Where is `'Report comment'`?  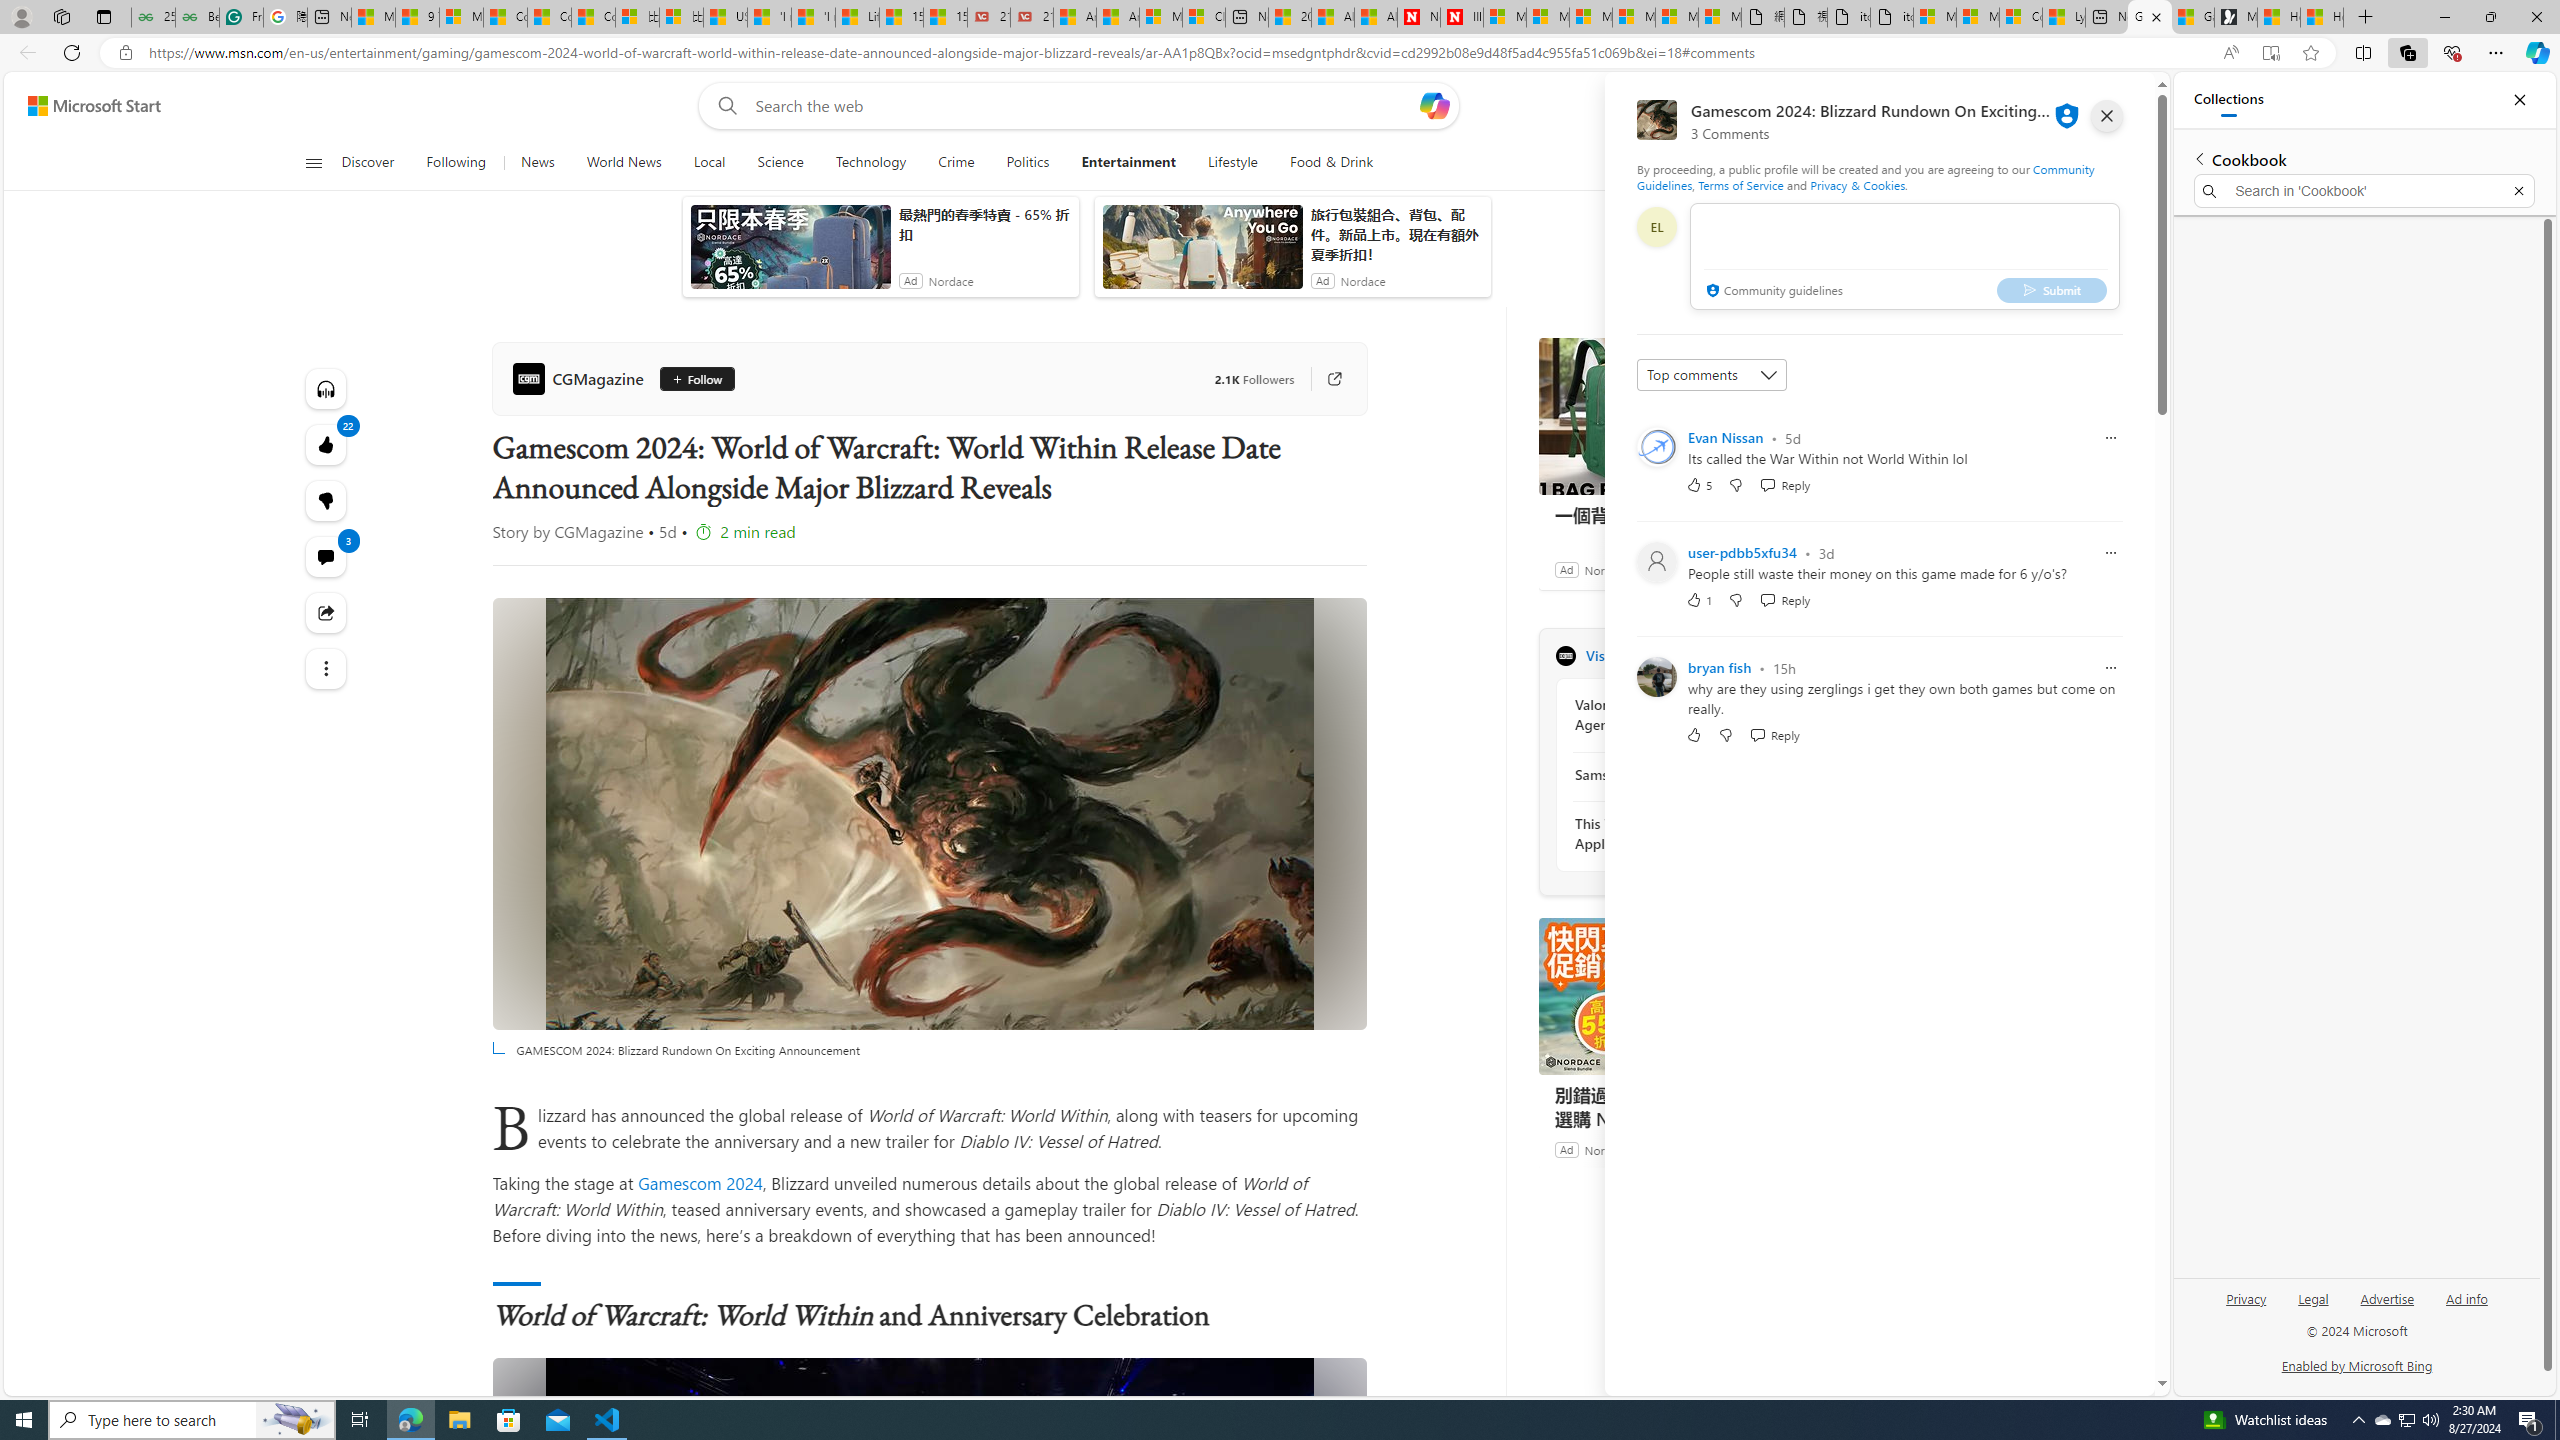 'Report comment' is located at coordinates (2109, 667).